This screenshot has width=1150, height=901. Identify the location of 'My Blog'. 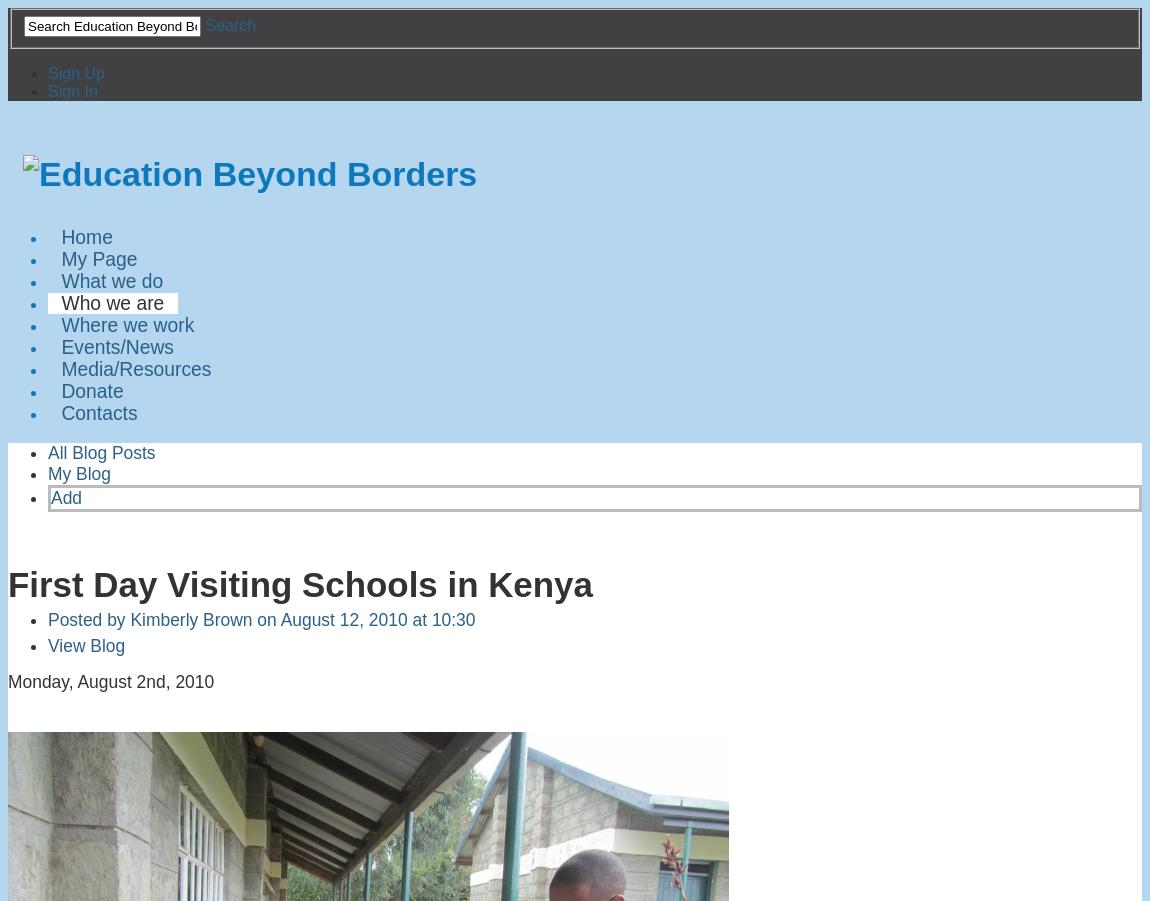
(78, 473).